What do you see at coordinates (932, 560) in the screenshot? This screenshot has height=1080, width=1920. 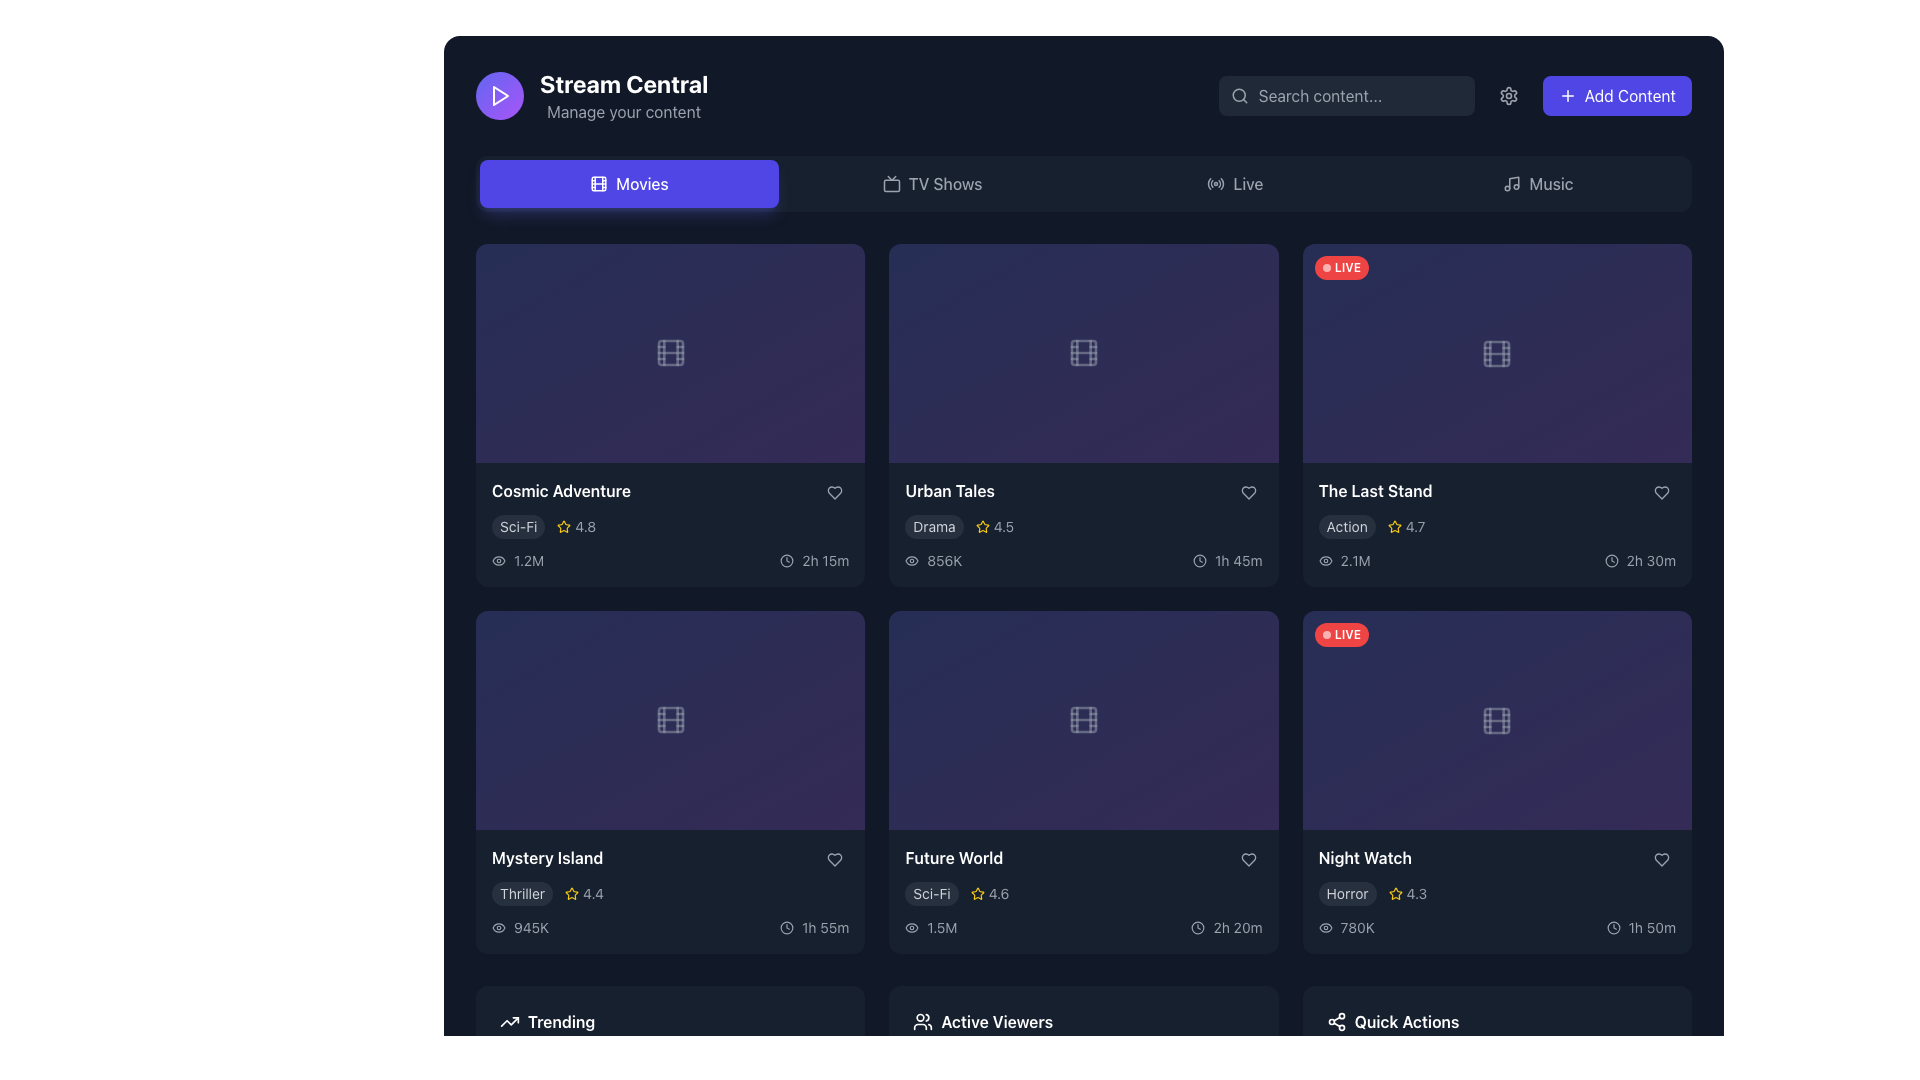 I see `number of views or engagements displayed in the 'Urban Tales' label located in the second column of the movies display grid, positioned to the left of the '1h 45m' element` at bounding box center [932, 560].